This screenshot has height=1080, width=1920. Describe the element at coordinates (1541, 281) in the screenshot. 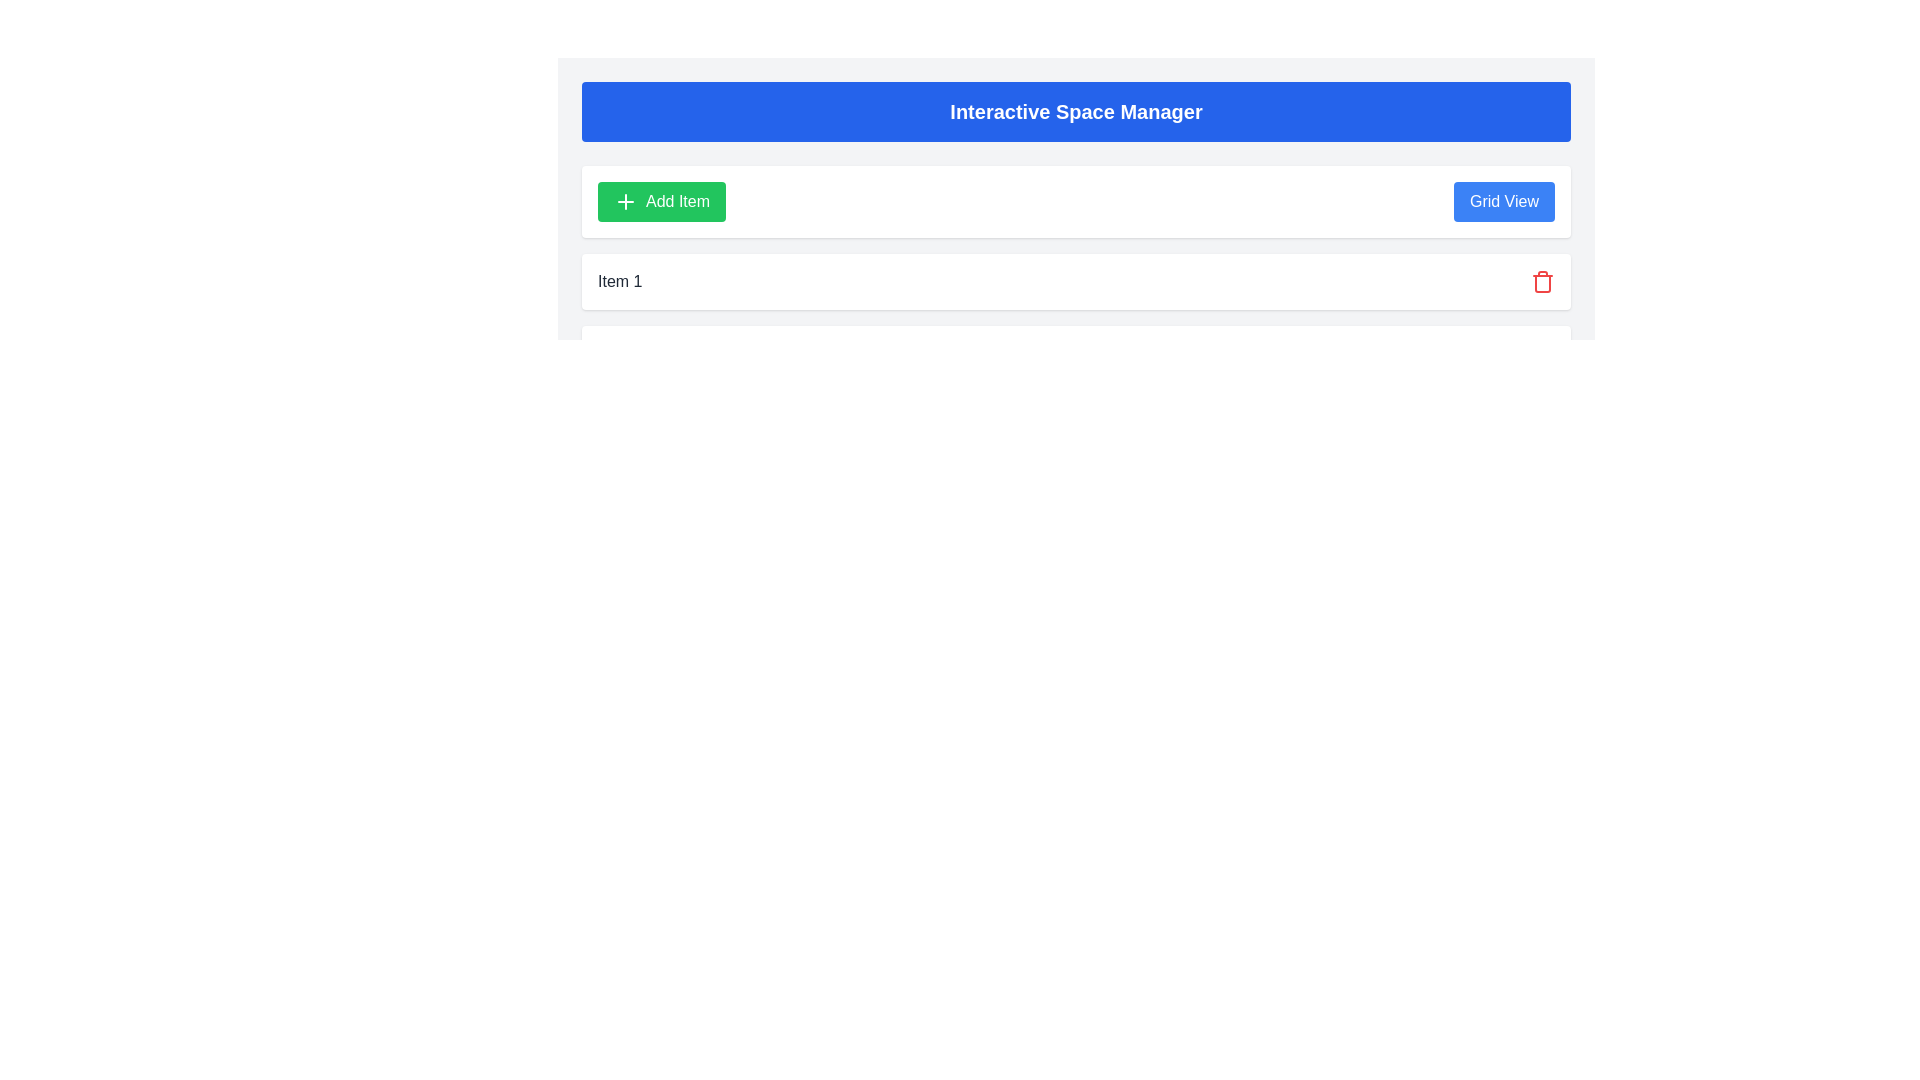

I see `the red-colored trash can icon with rounded edges` at that location.